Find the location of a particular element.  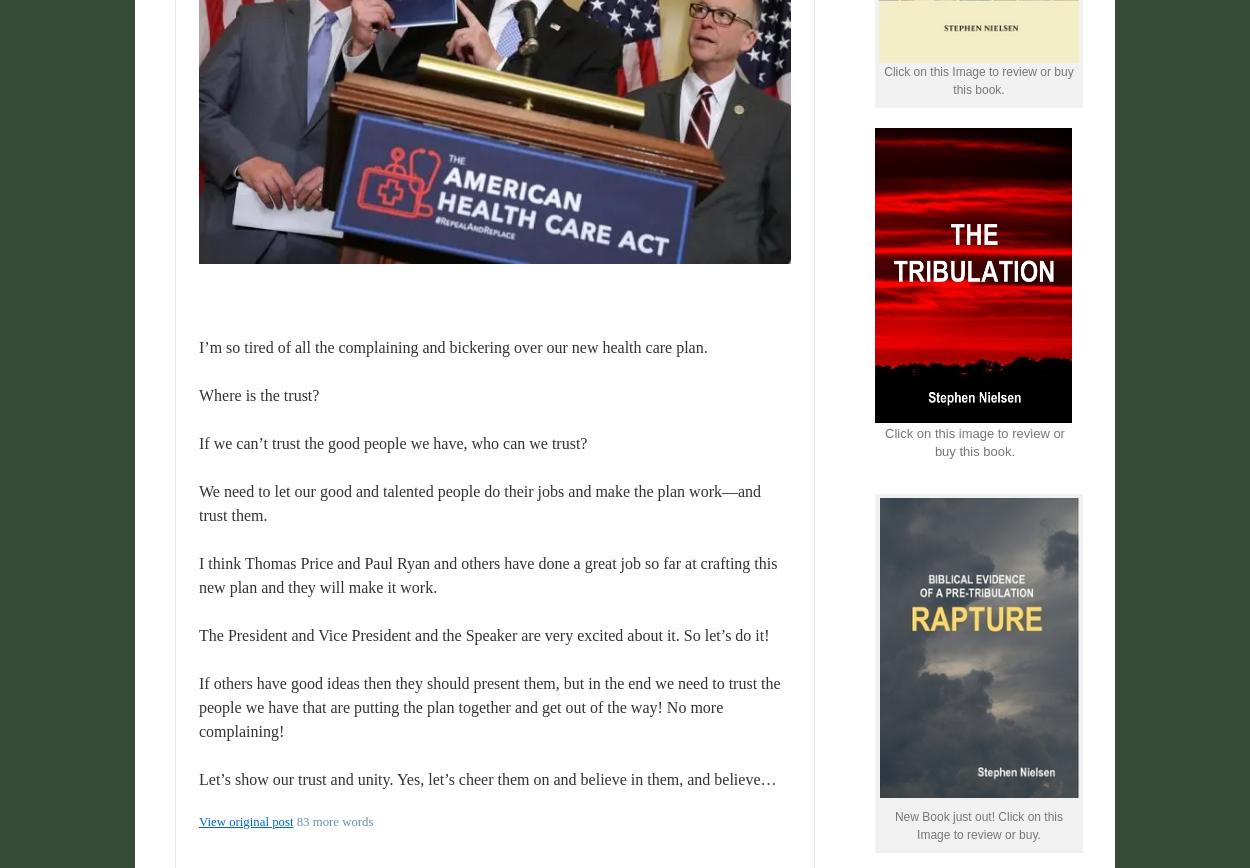

'Click on this image to review or buy this book.' is located at coordinates (973, 441).